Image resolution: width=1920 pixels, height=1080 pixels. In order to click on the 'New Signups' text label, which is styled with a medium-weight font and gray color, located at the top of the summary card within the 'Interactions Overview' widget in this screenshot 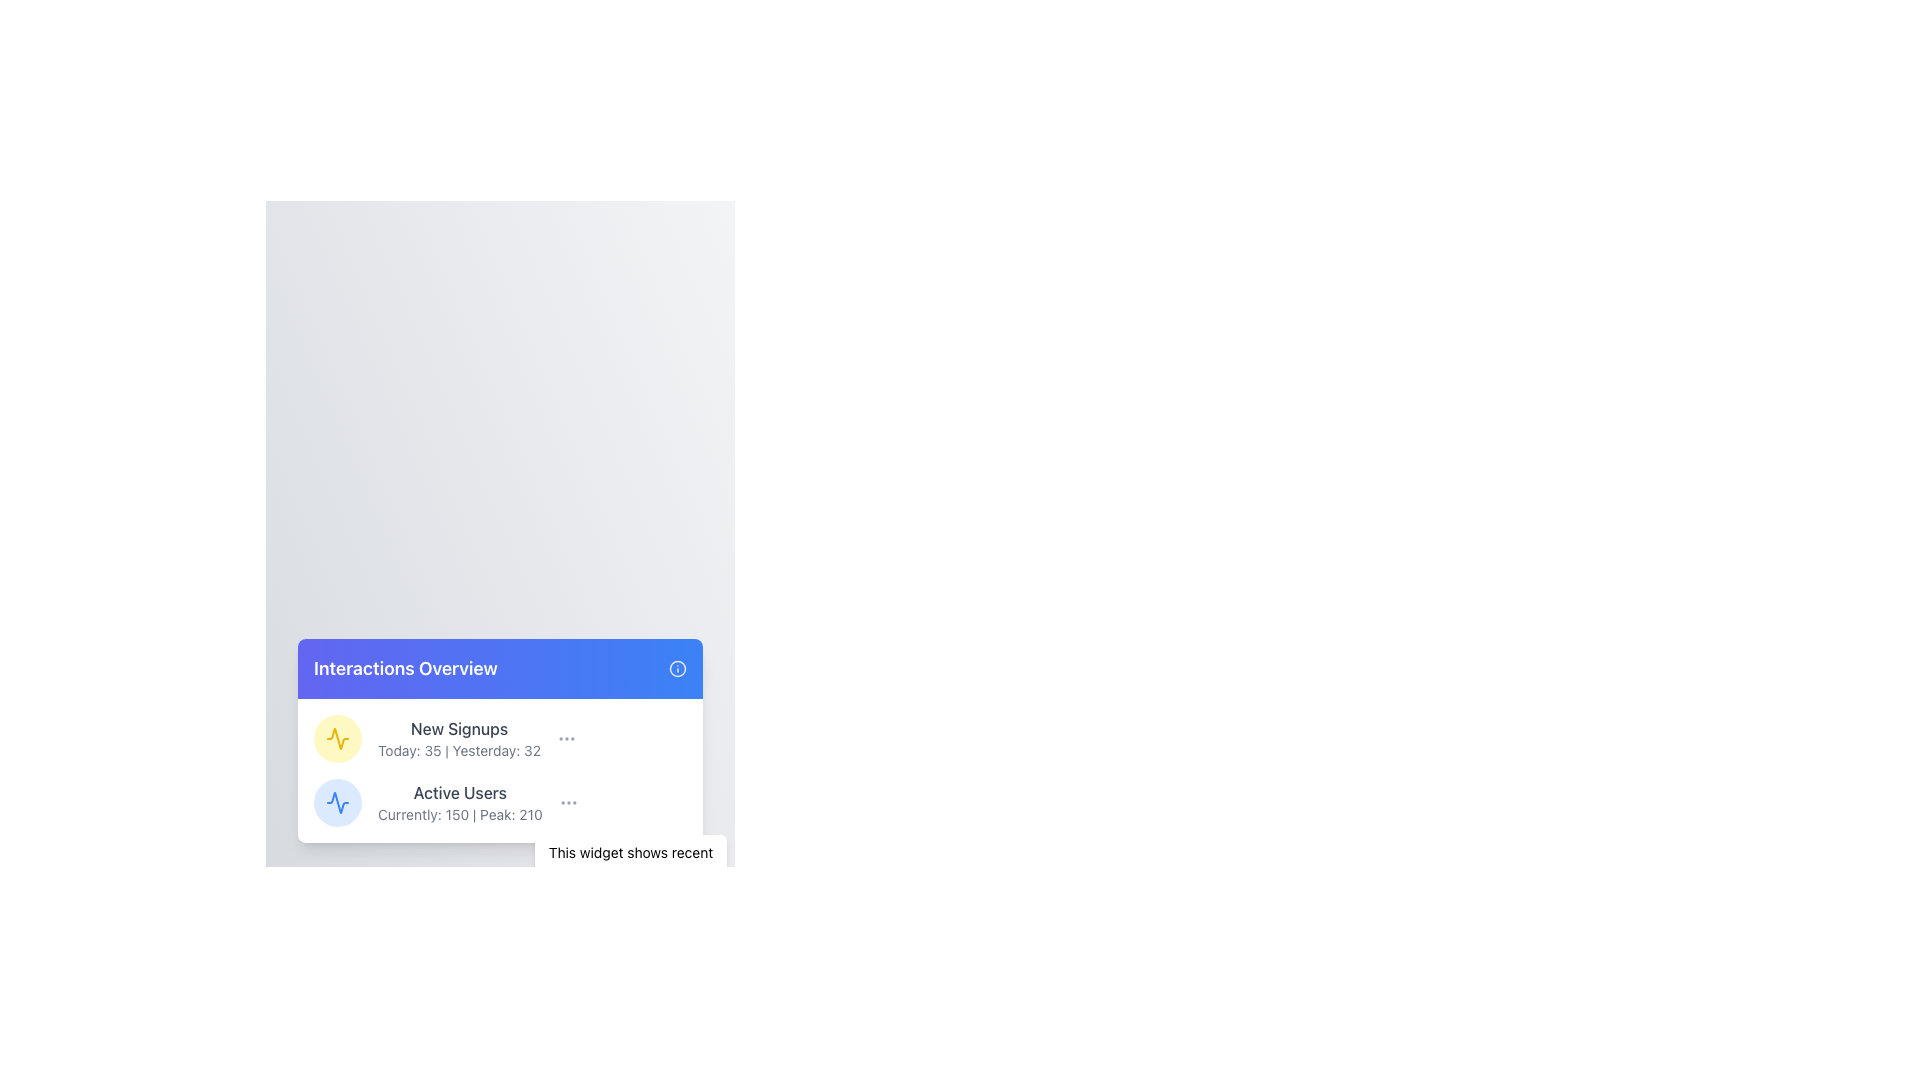, I will do `click(458, 729)`.